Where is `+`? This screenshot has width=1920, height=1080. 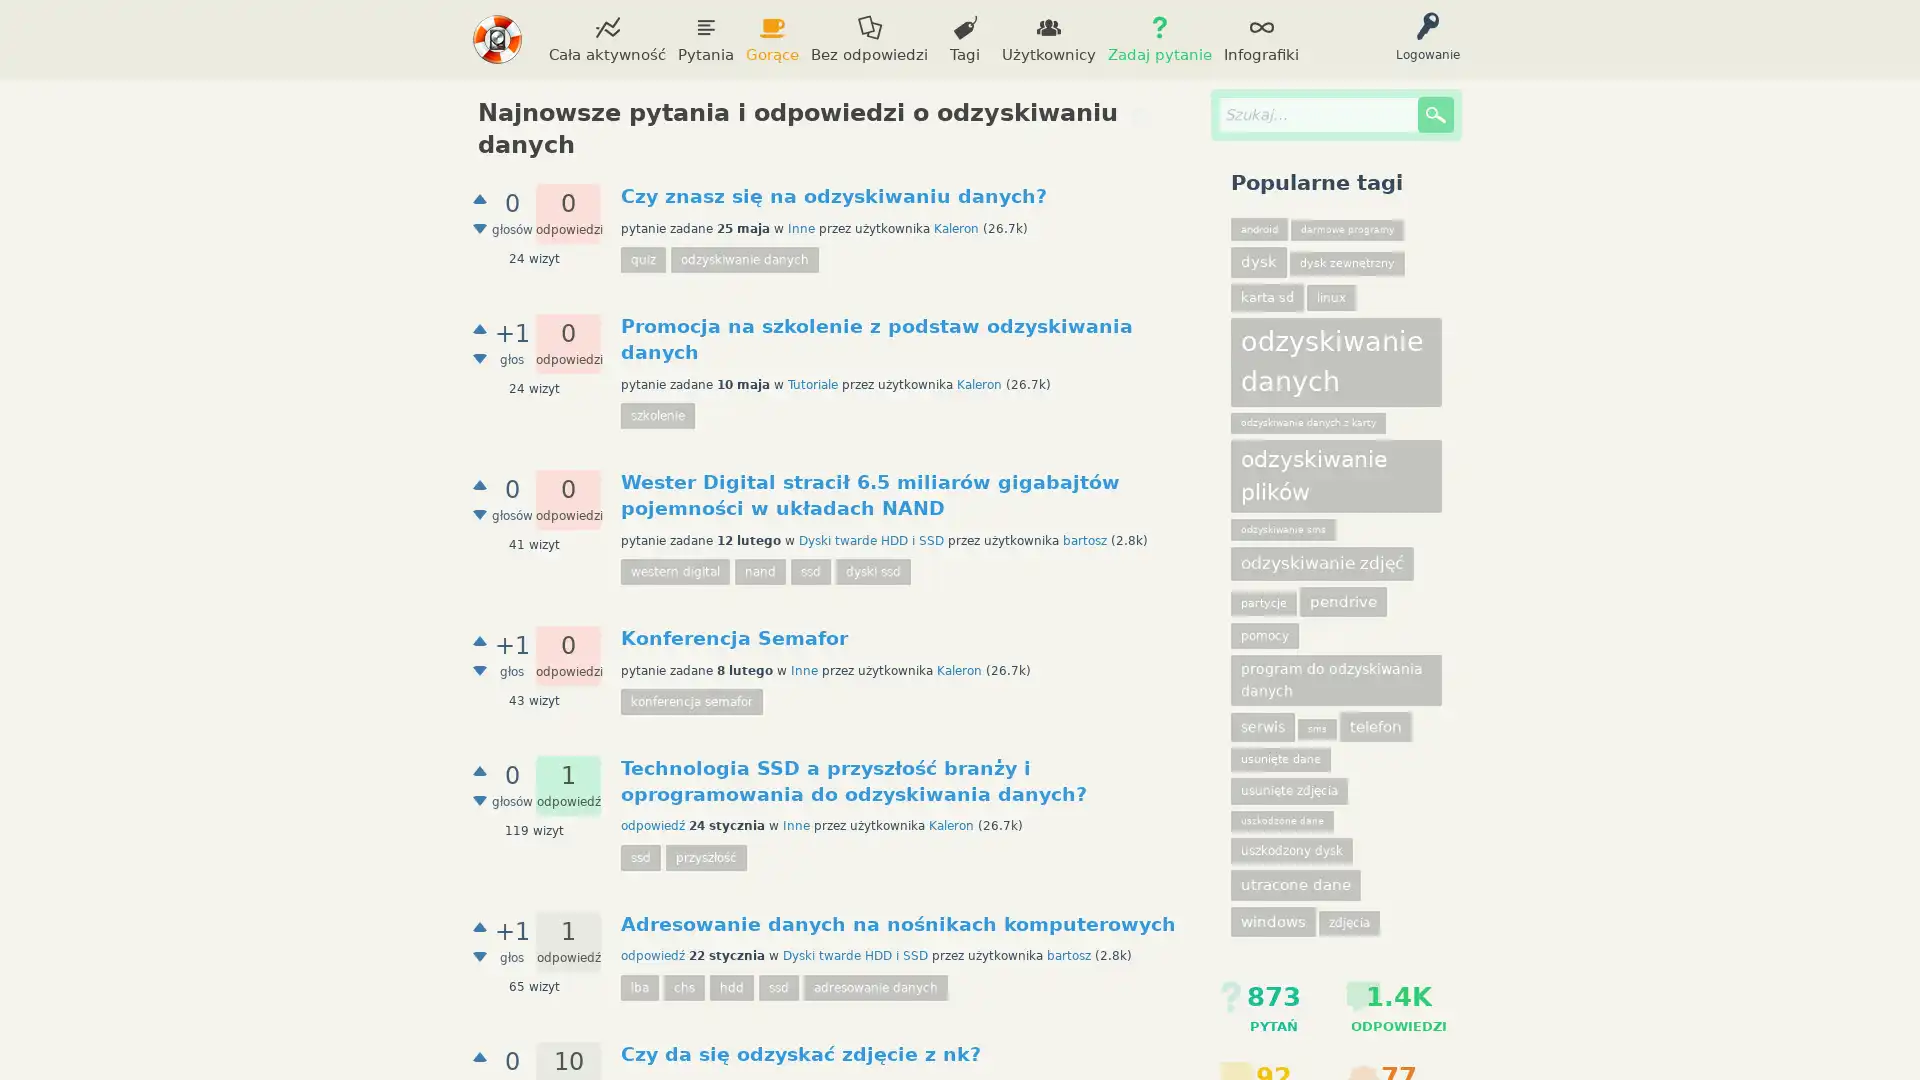
+ is located at coordinates (480, 925).